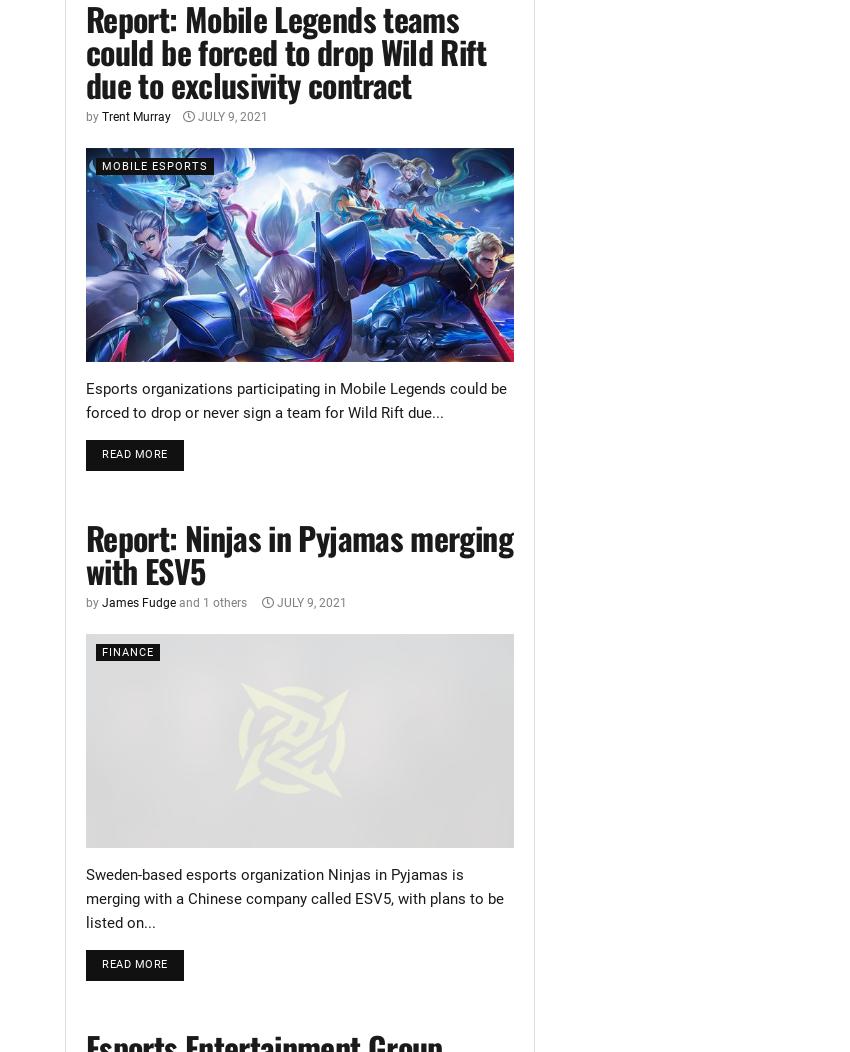  What do you see at coordinates (188, 600) in the screenshot?
I see `'and'` at bounding box center [188, 600].